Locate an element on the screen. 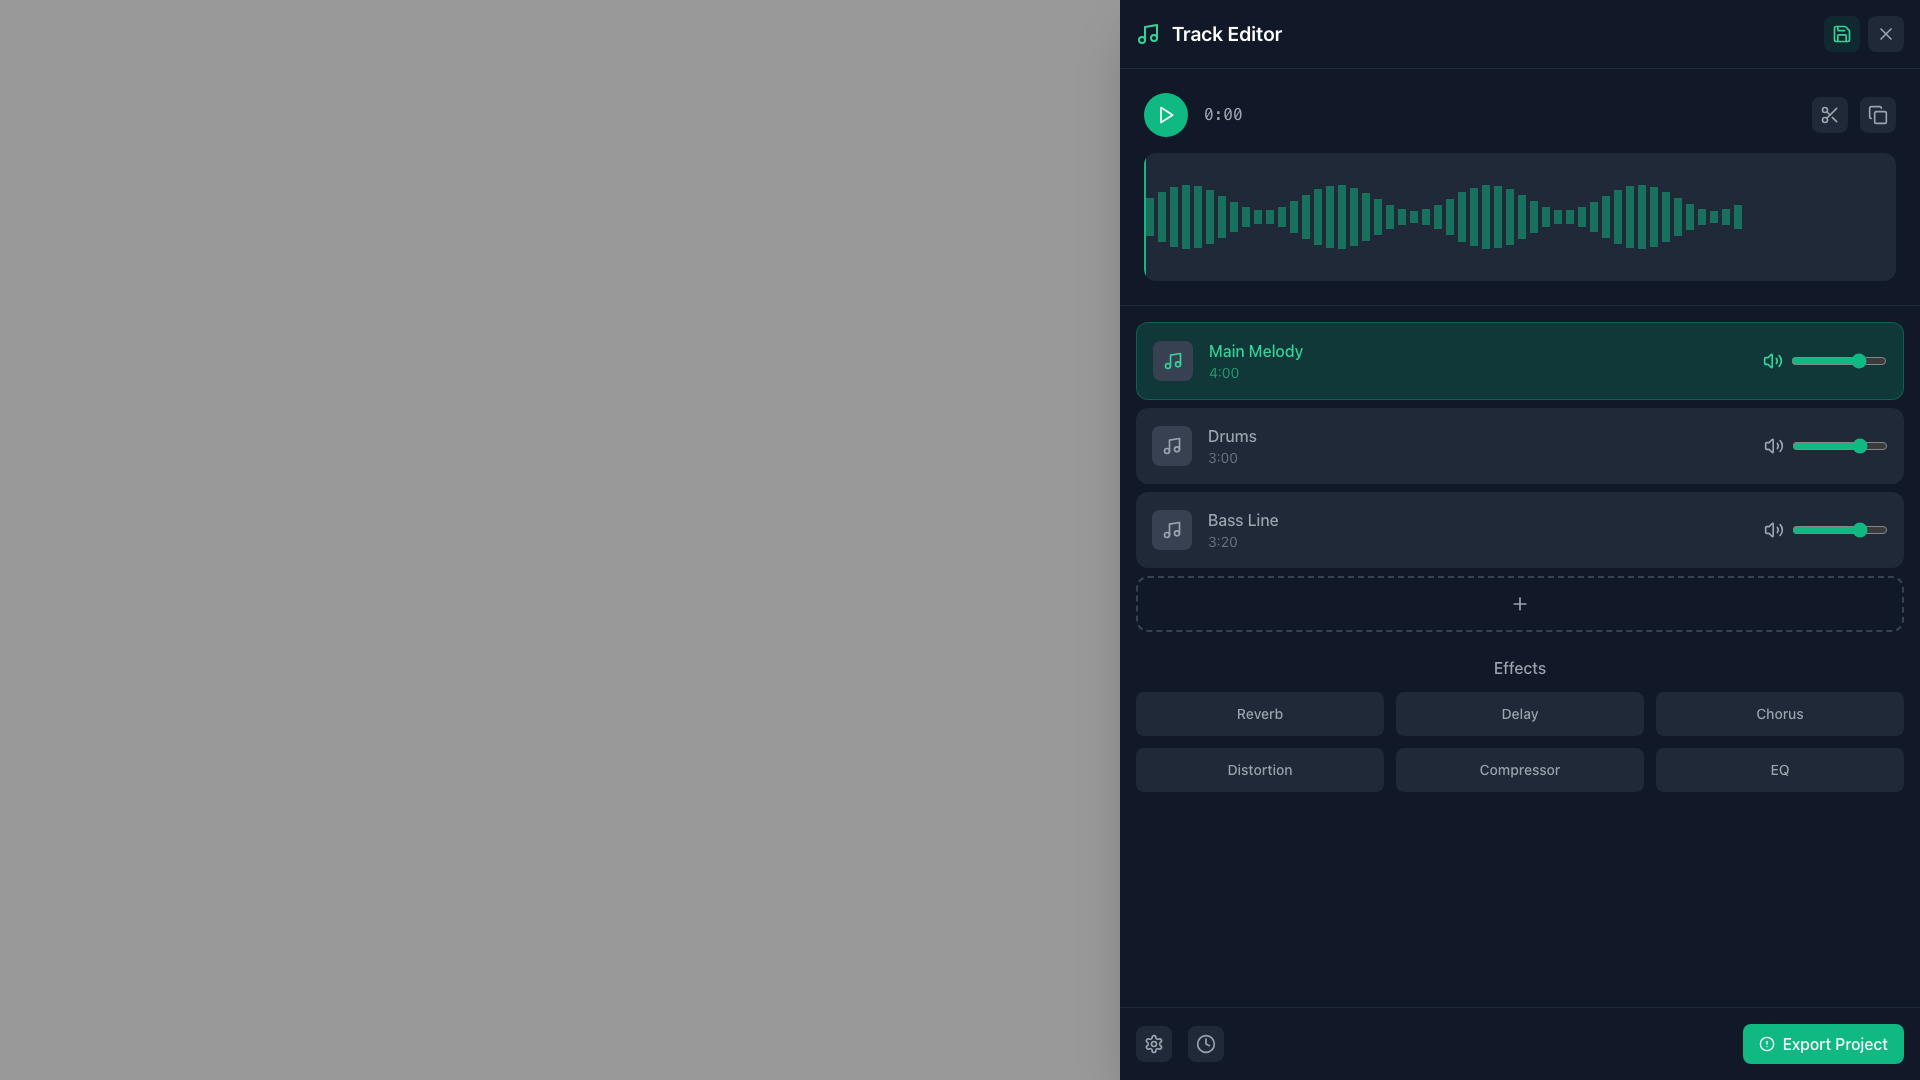 The height and width of the screenshot is (1080, 1920). the context of the last vertical bar in the waveform sequence, which is a semi-transparent emerald colored bar located in the 'Track Editor' interface is located at coordinates (1736, 216).